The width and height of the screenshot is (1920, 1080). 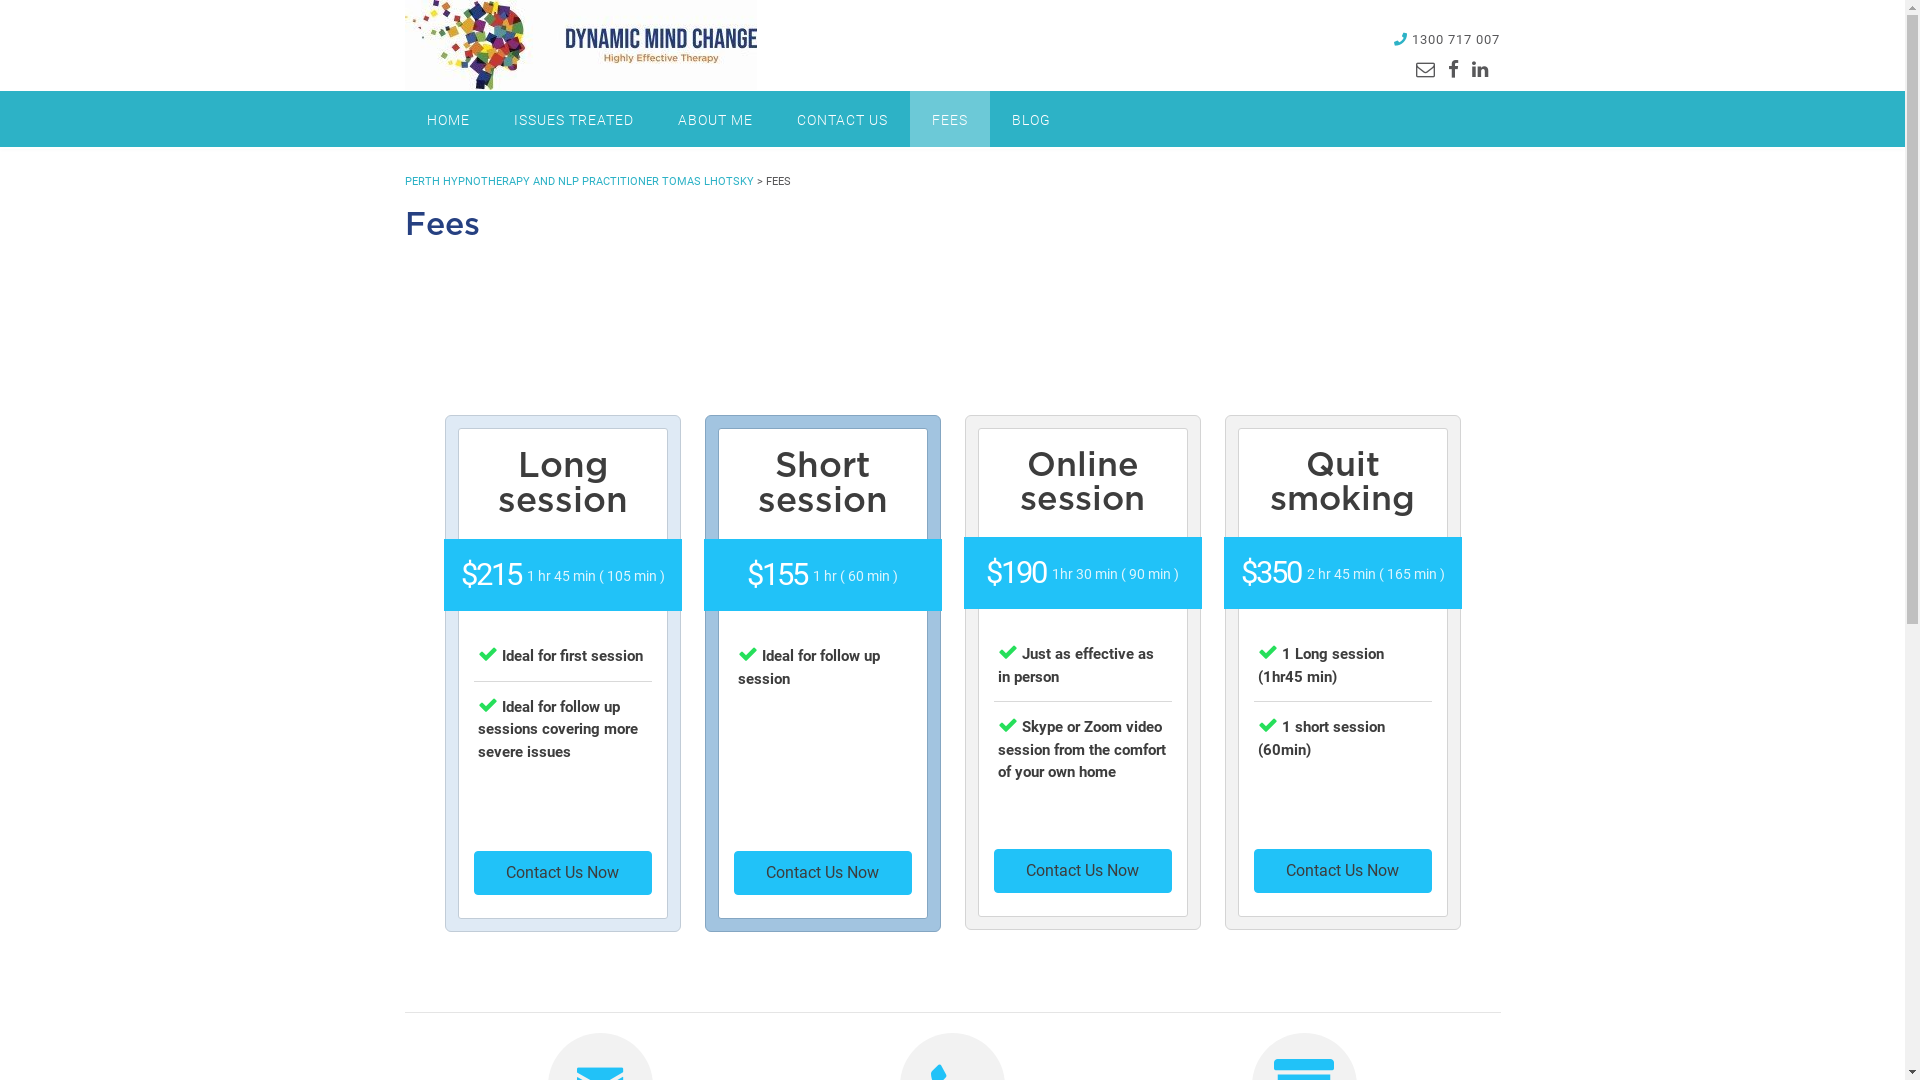 I want to click on 'Send us an email', so click(x=1415, y=68).